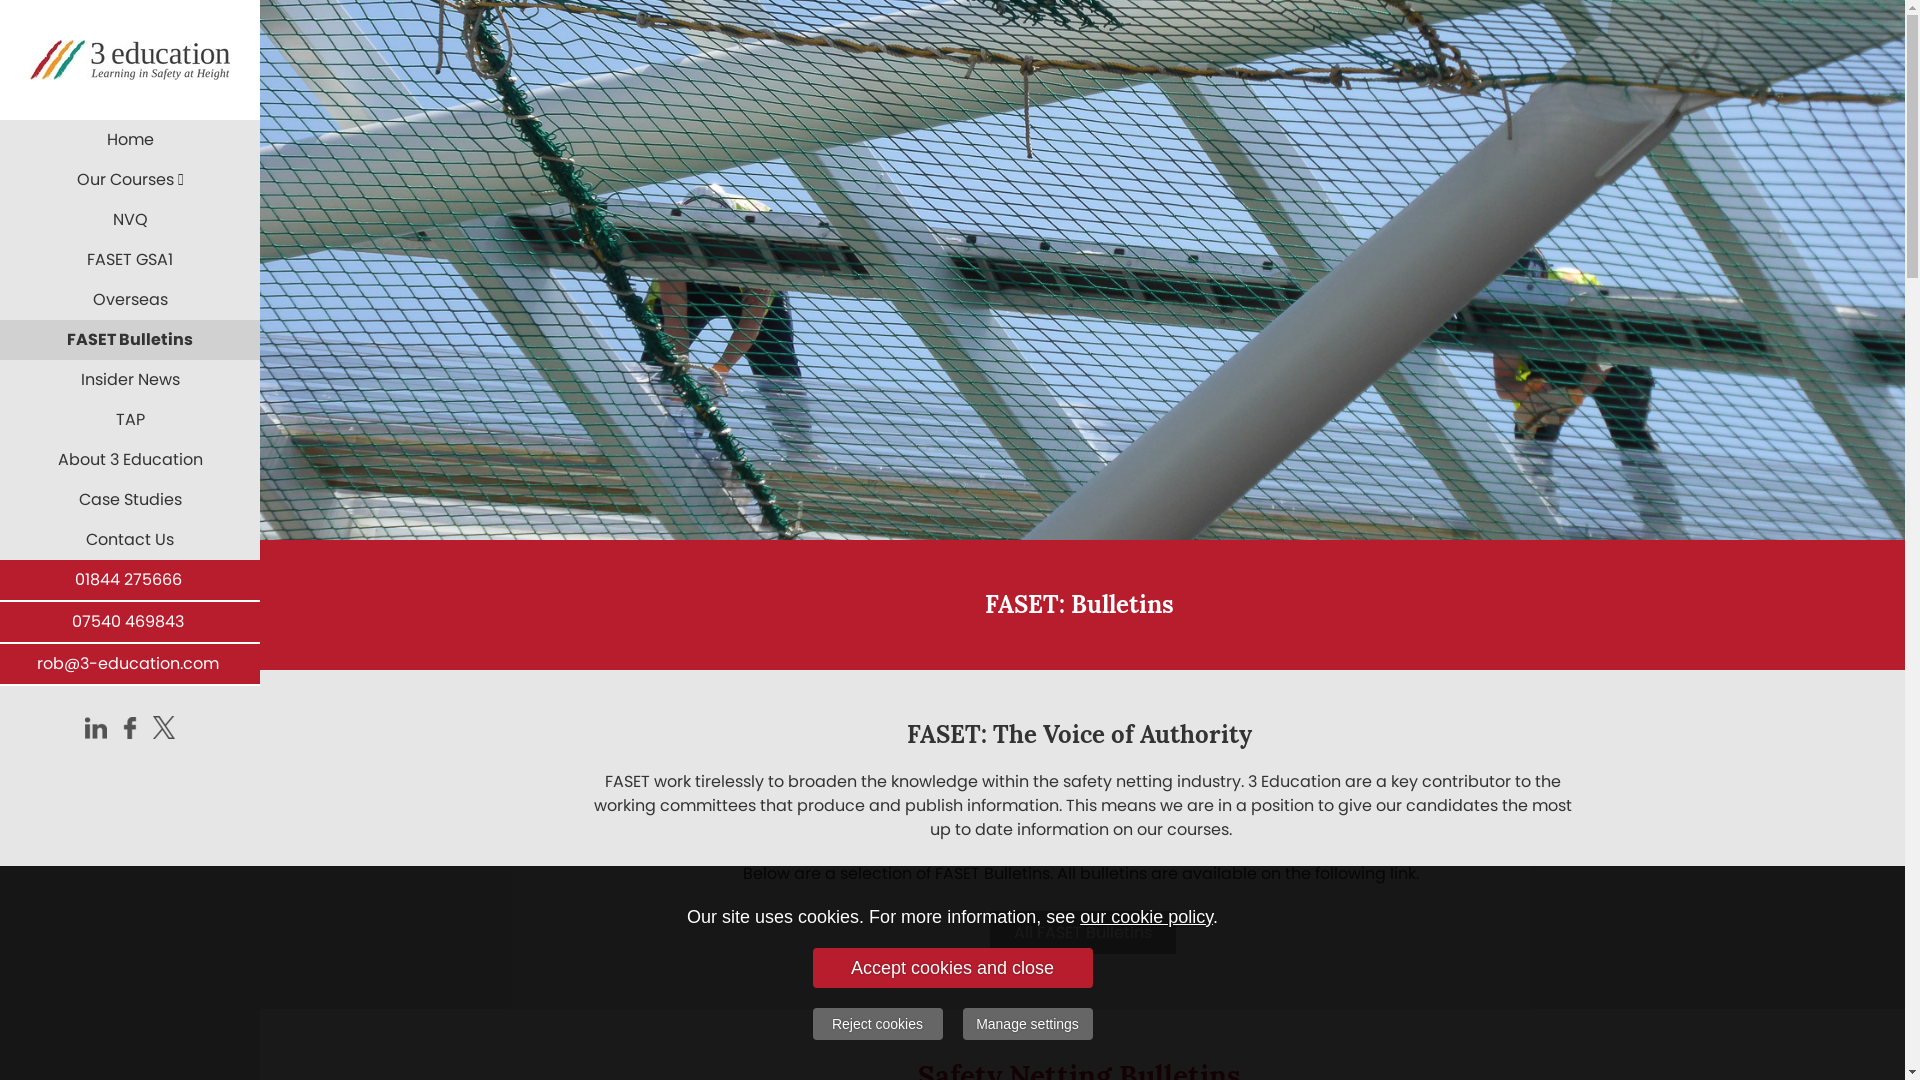  Describe the element at coordinates (128, 419) in the screenshot. I see `'TAP'` at that location.